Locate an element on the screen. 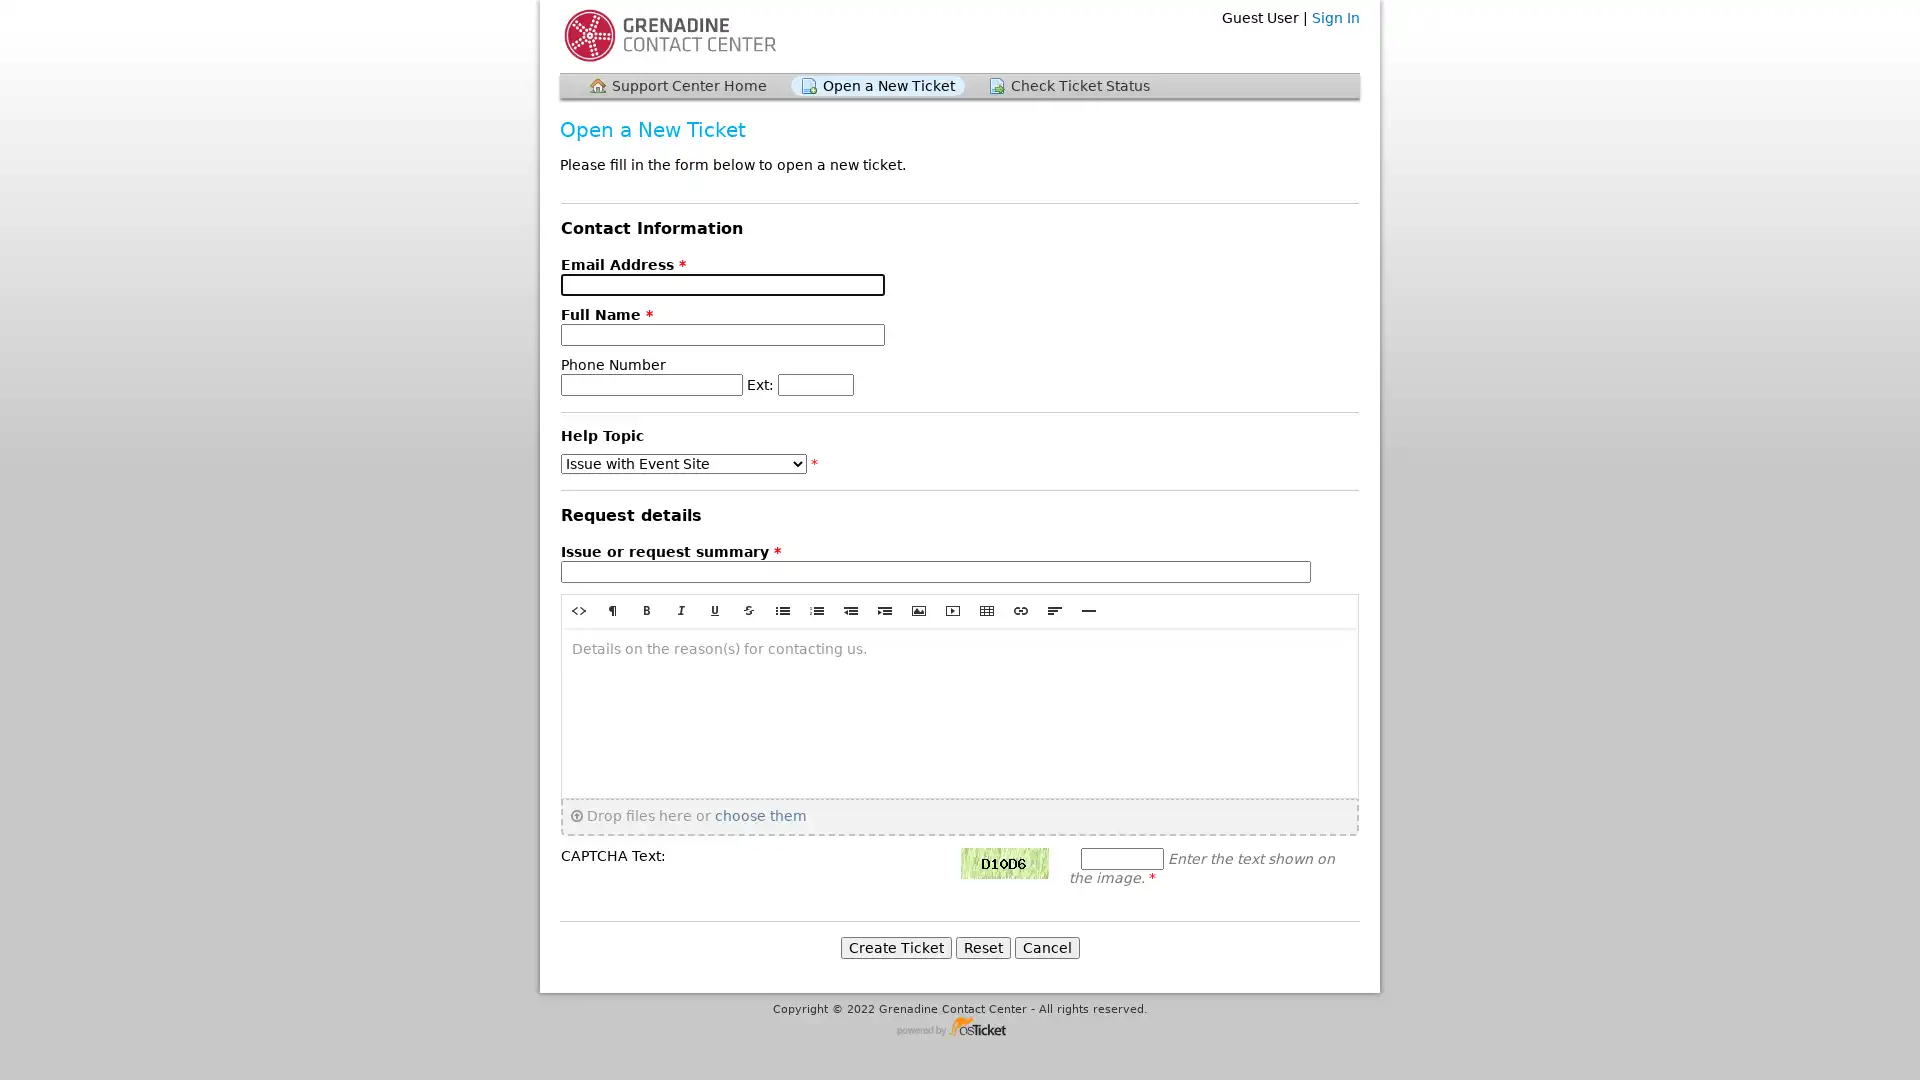 This screenshot has width=1920, height=1080. Italic is located at coordinates (681, 609).